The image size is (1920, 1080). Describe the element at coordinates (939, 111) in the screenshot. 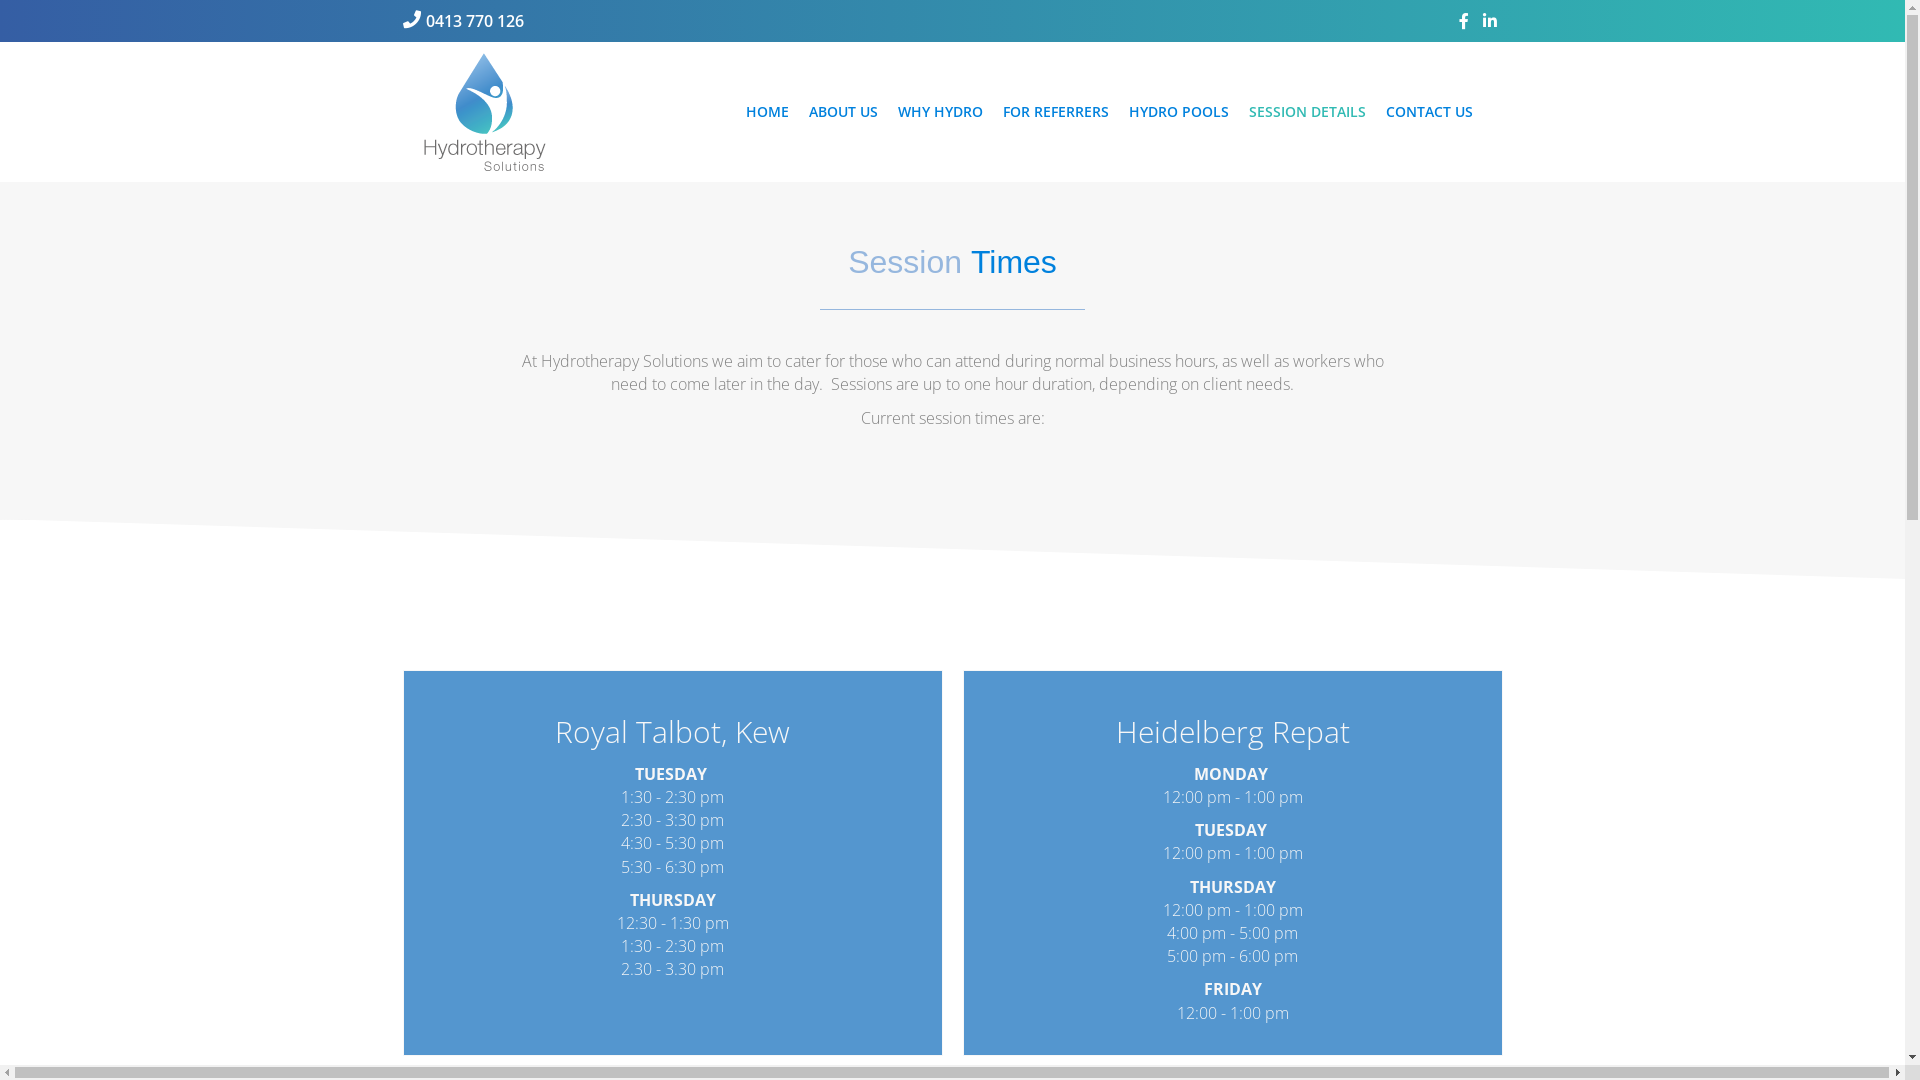

I see `'WHY HYDRO'` at that location.